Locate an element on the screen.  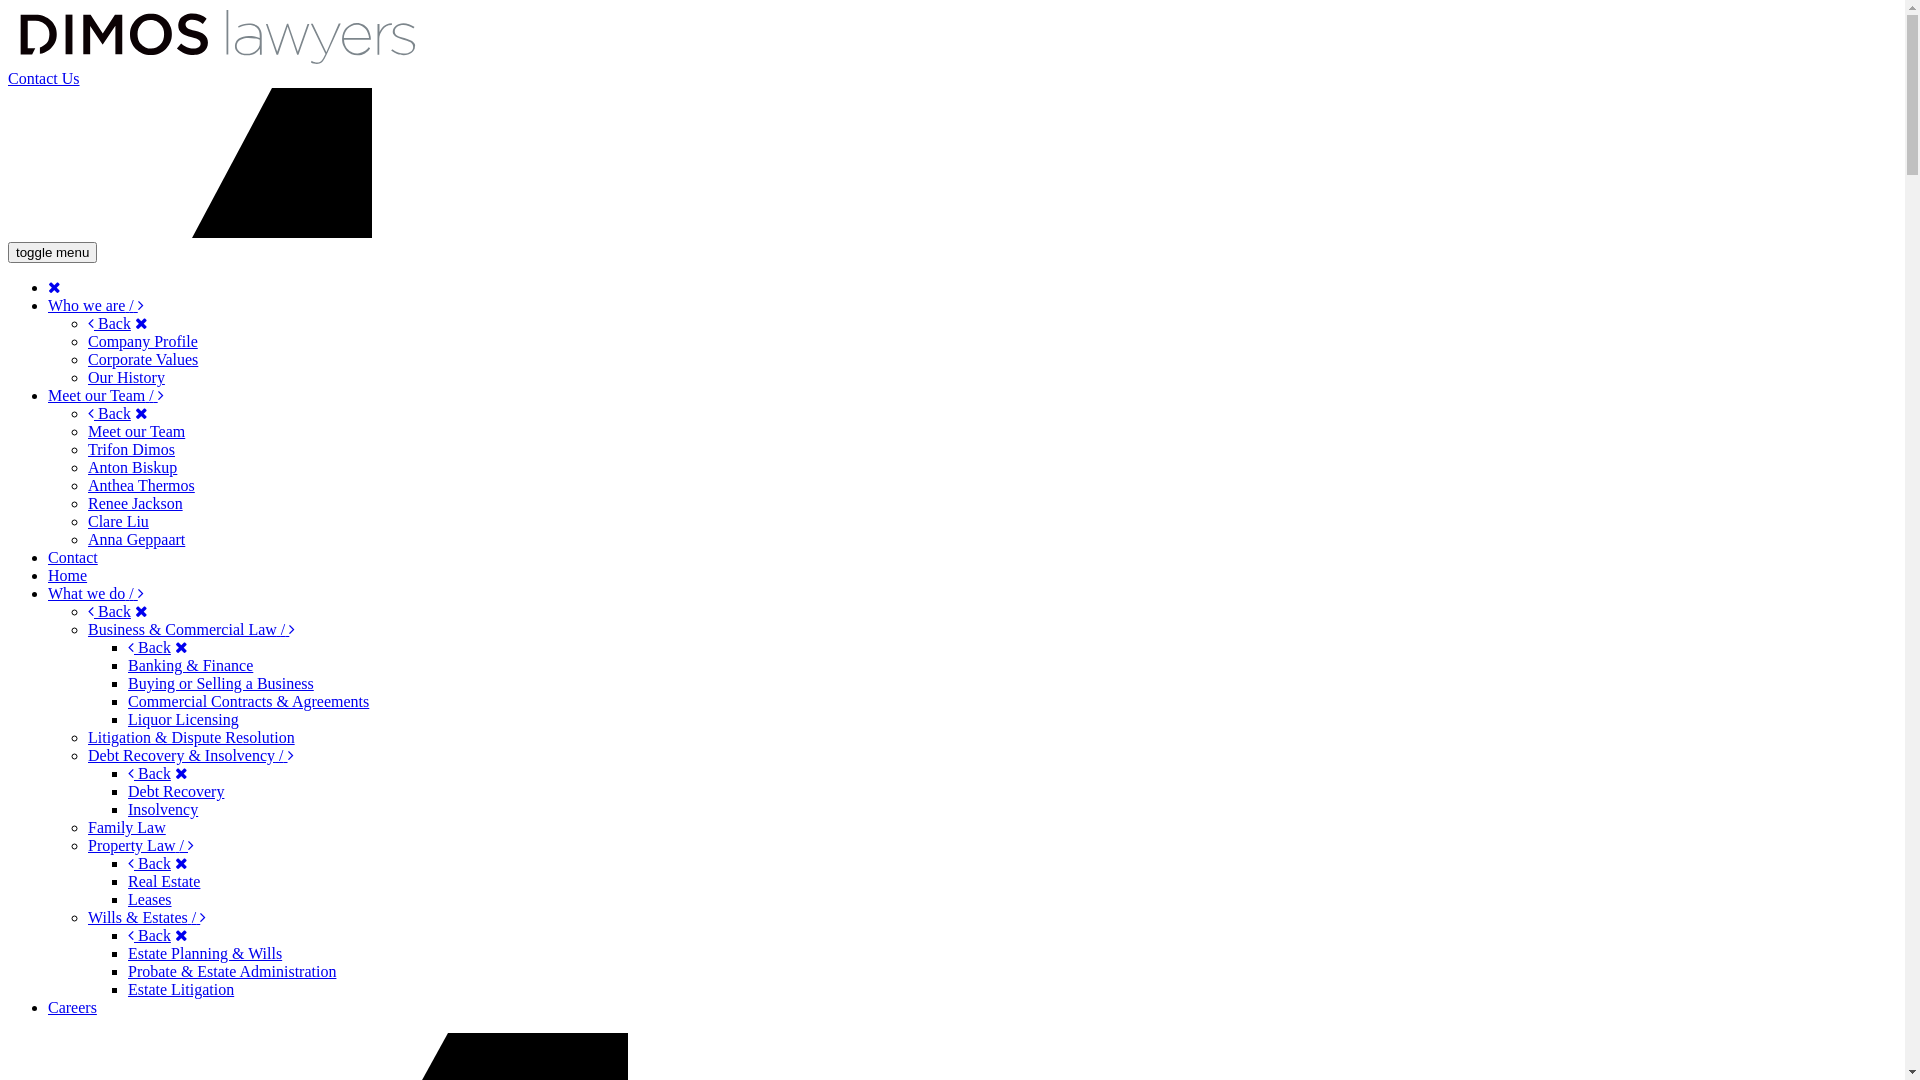
'Trifon Dimos' is located at coordinates (86, 448).